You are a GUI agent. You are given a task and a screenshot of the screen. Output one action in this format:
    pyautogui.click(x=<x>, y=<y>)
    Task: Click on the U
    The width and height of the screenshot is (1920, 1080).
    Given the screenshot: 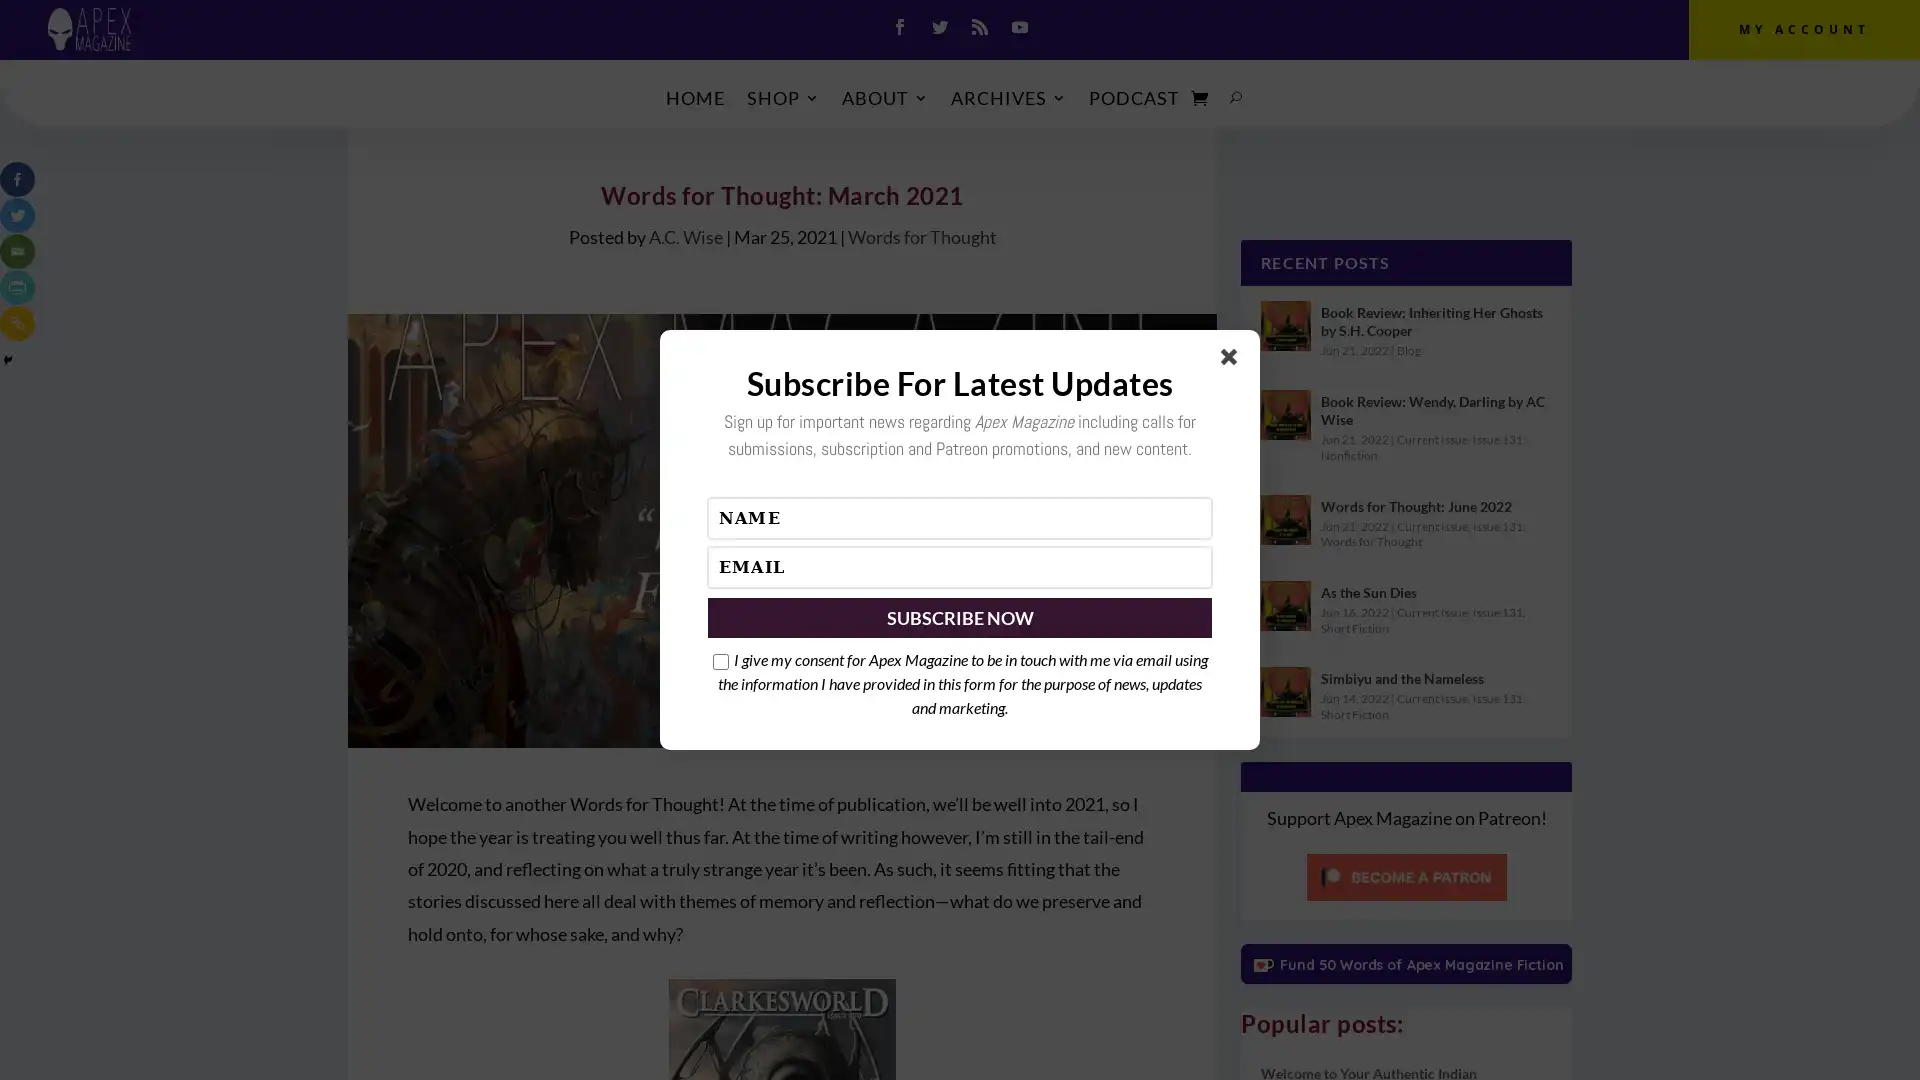 What is the action you would take?
    pyautogui.click(x=1235, y=97)
    